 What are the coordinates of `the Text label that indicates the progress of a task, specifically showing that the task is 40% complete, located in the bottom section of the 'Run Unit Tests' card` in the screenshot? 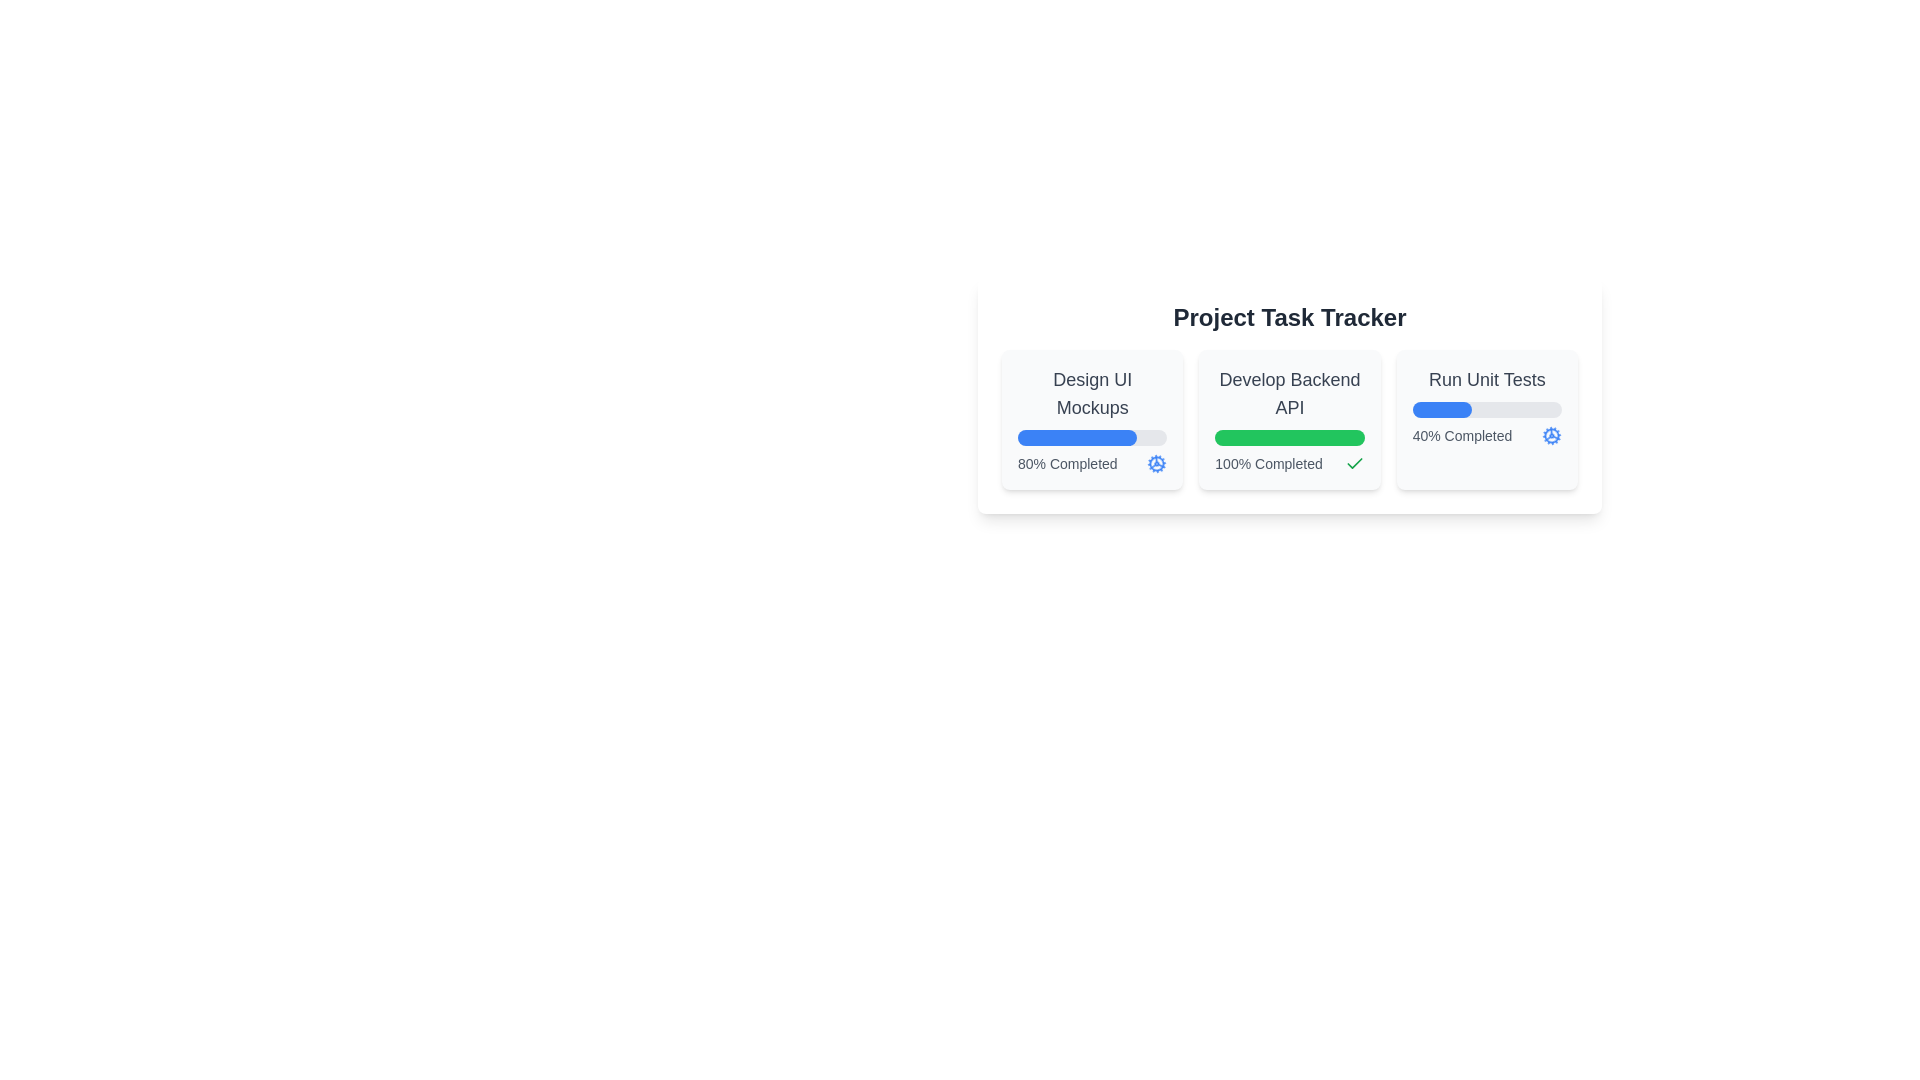 It's located at (1487, 434).